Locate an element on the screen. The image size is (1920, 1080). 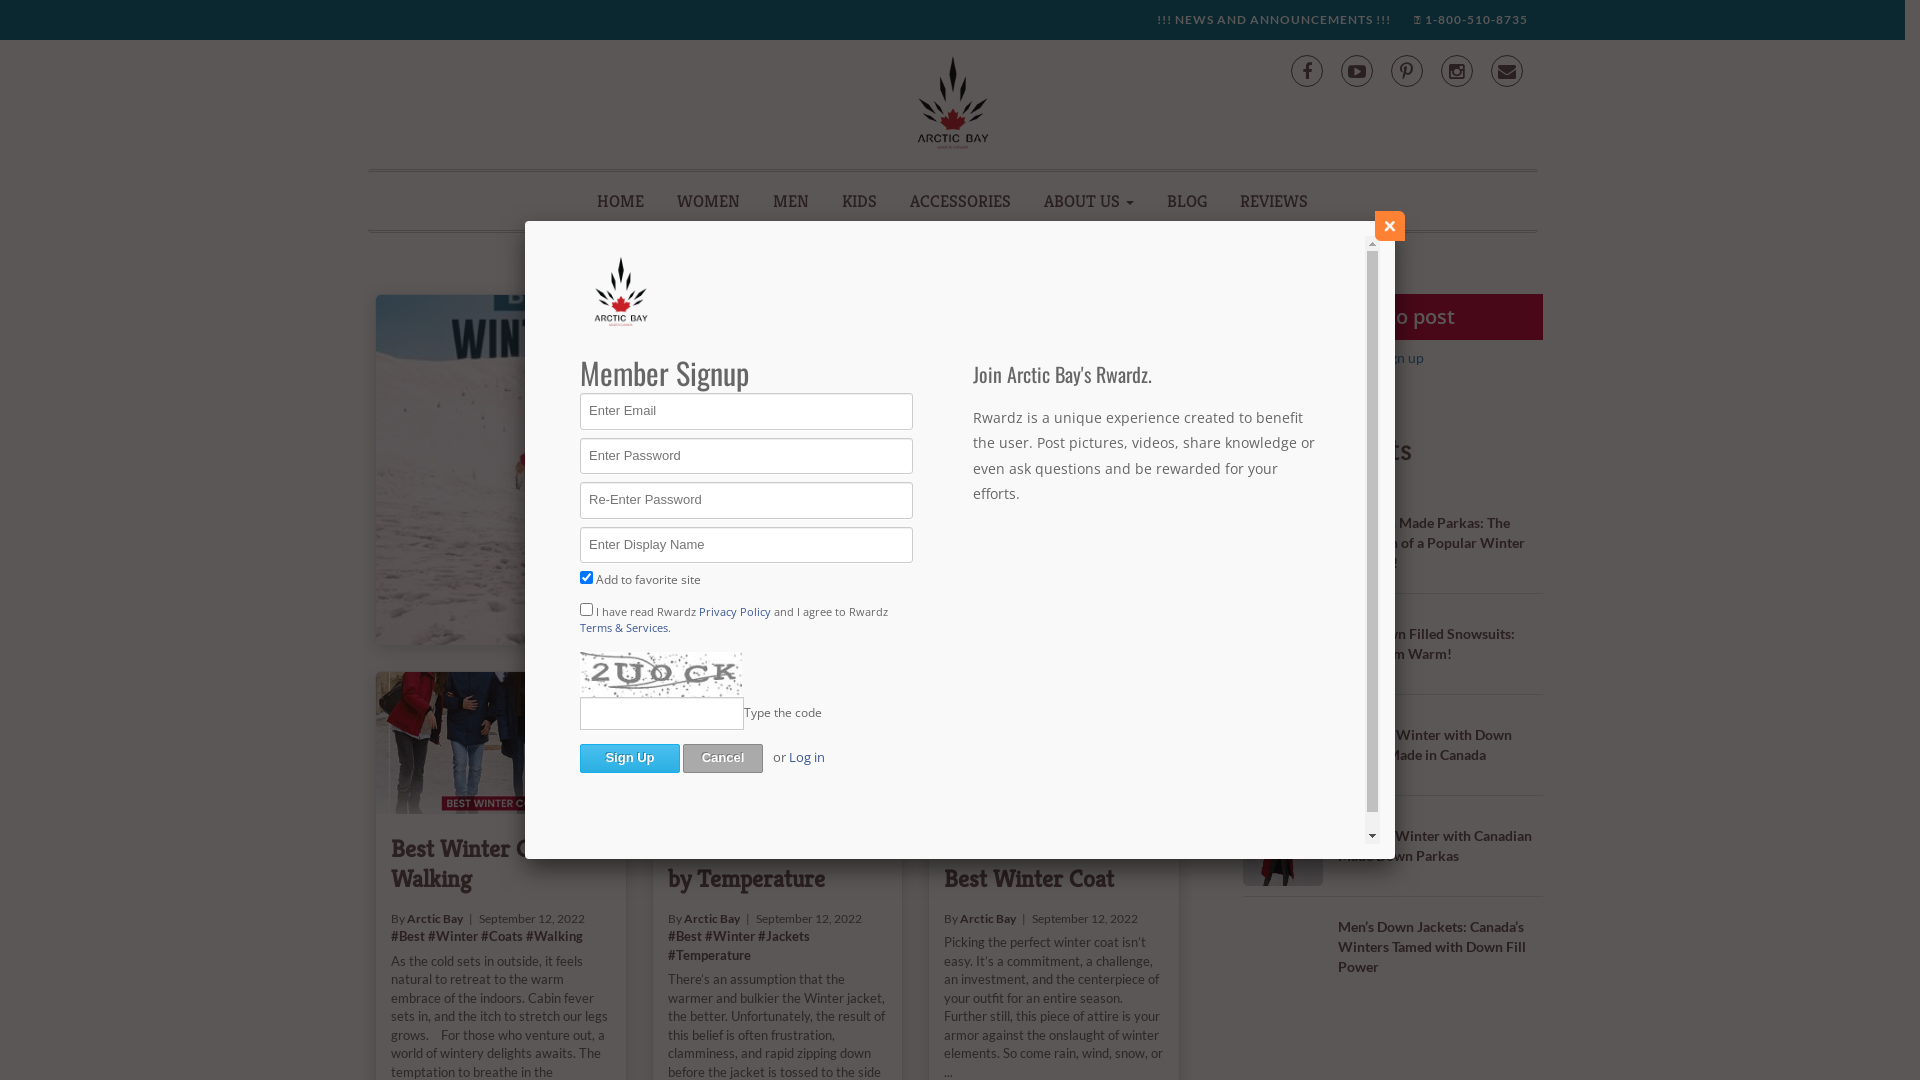
'Kids Down Filled Snowsuits: Keep them Warm!' is located at coordinates (1425, 643).